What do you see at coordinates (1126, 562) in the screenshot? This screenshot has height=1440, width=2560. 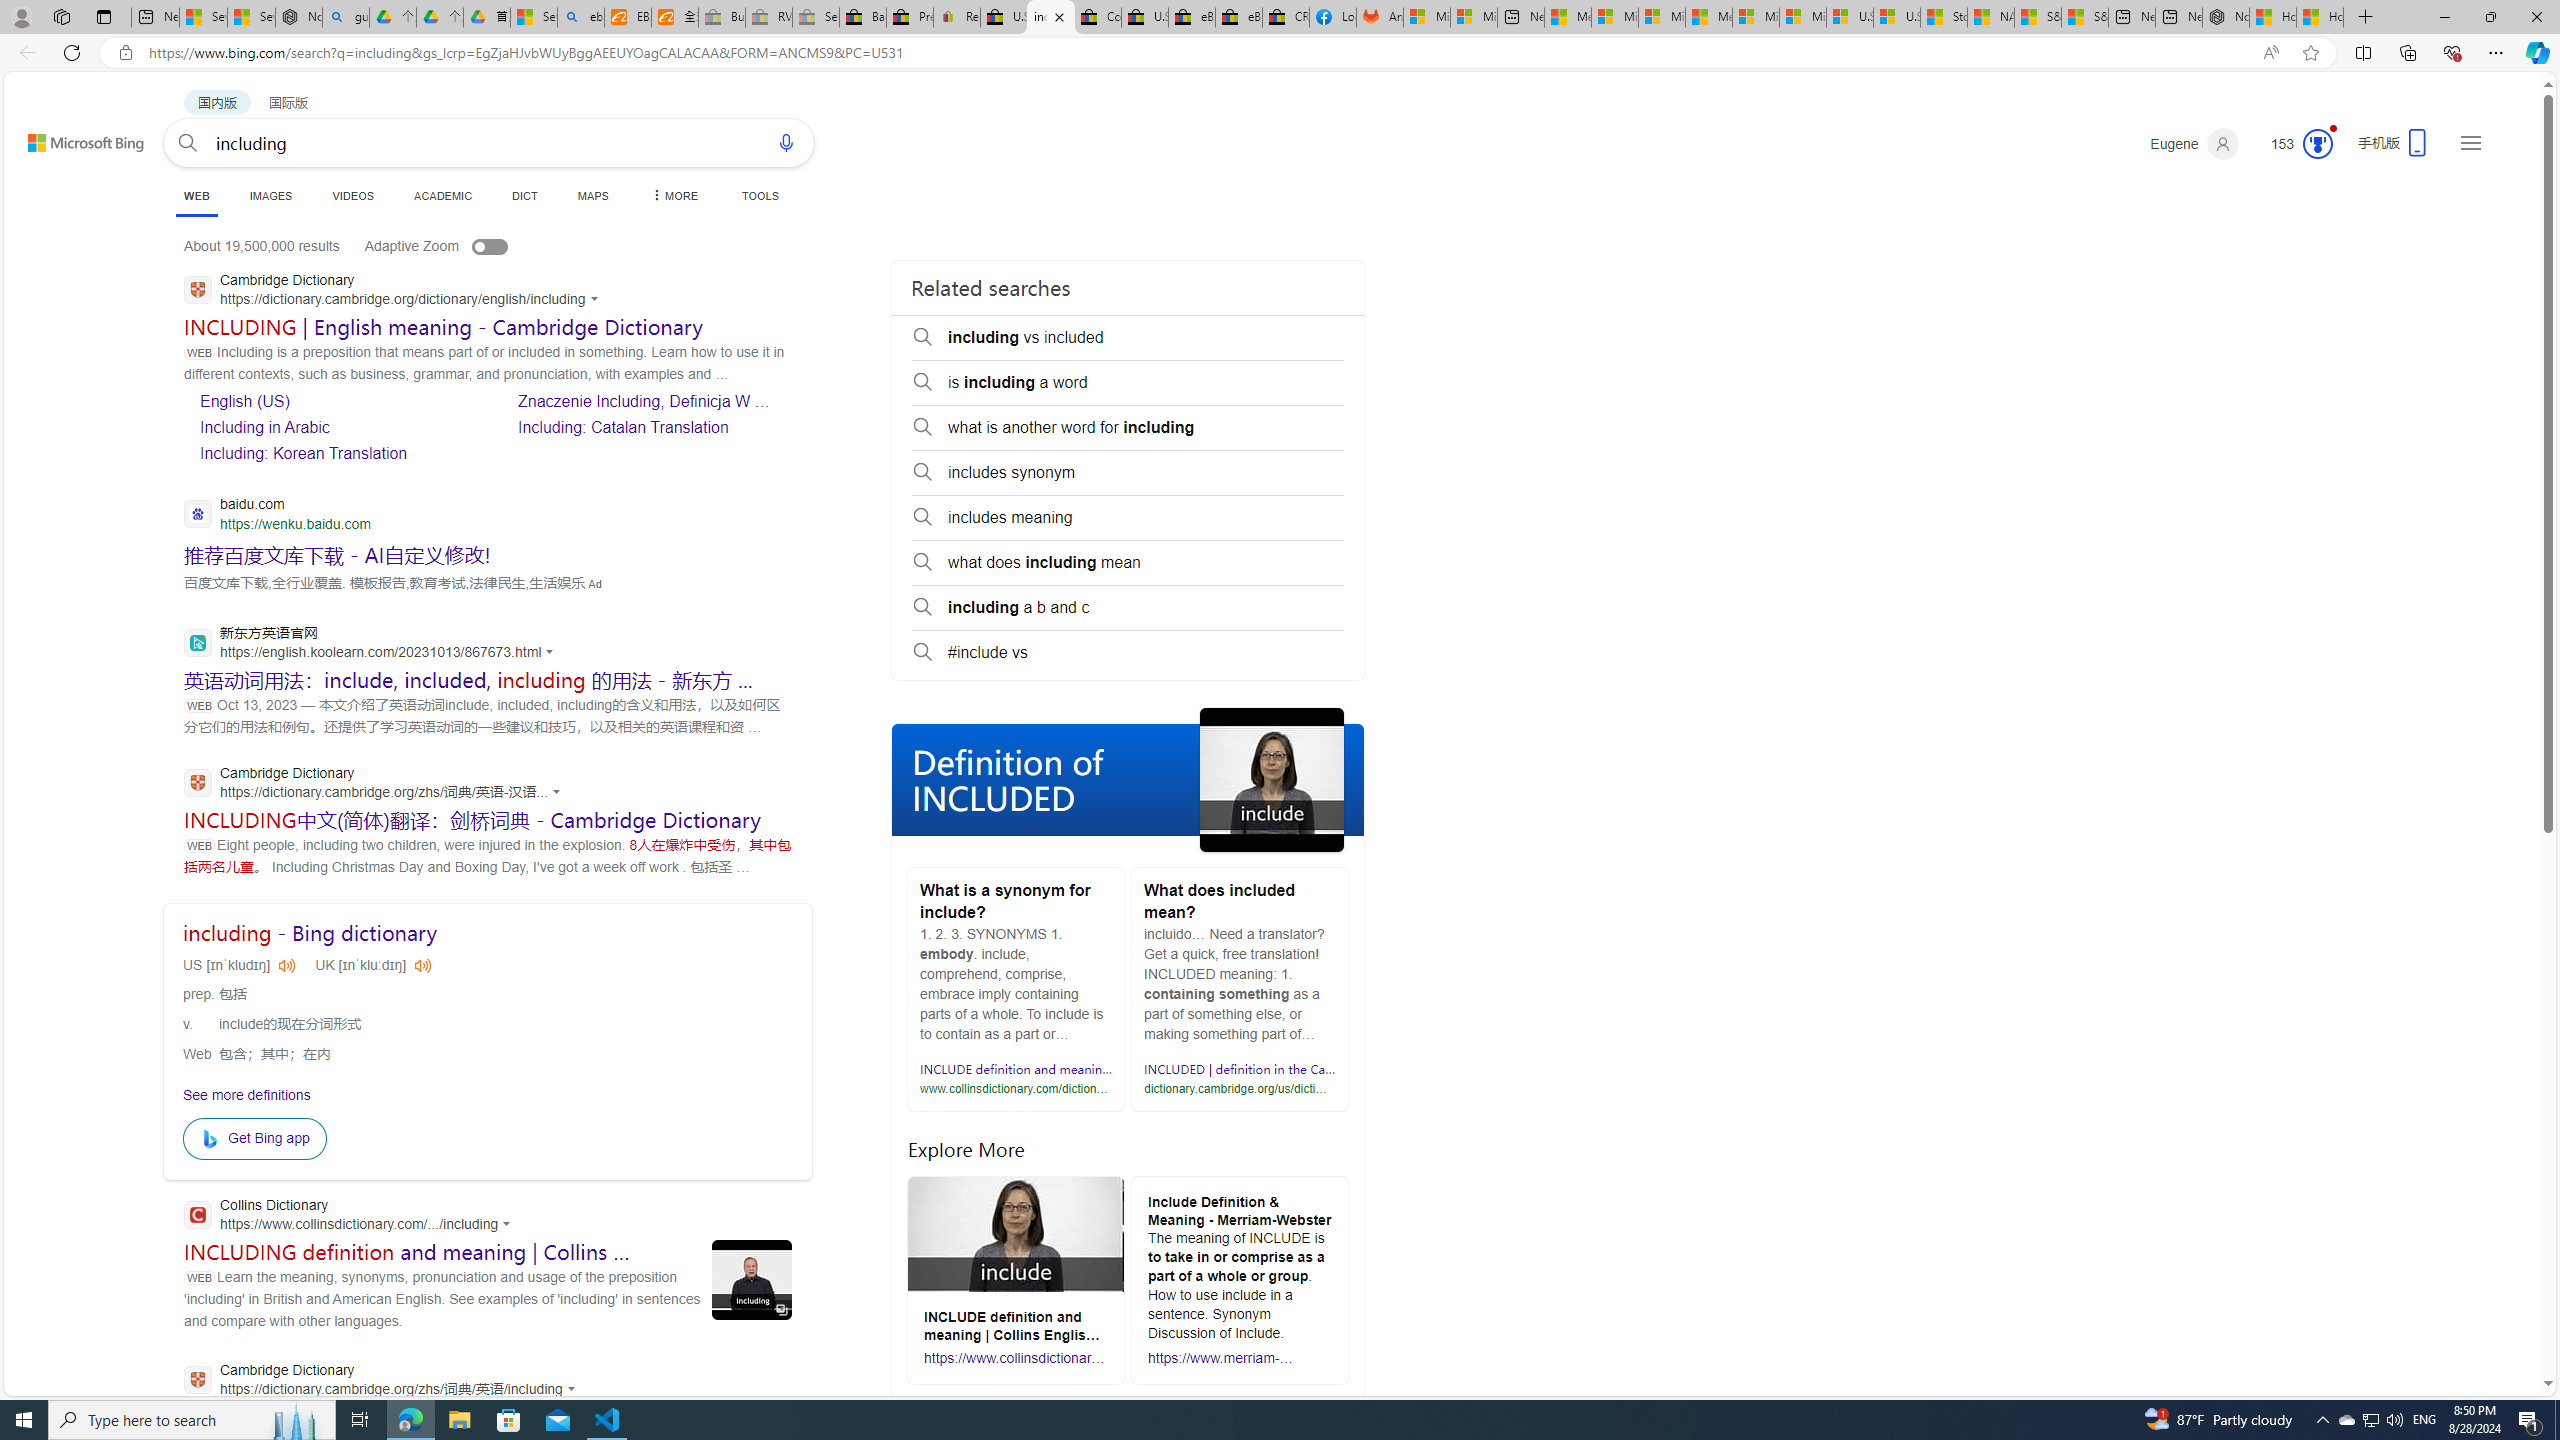 I see `'what does including mean'` at bounding box center [1126, 562].